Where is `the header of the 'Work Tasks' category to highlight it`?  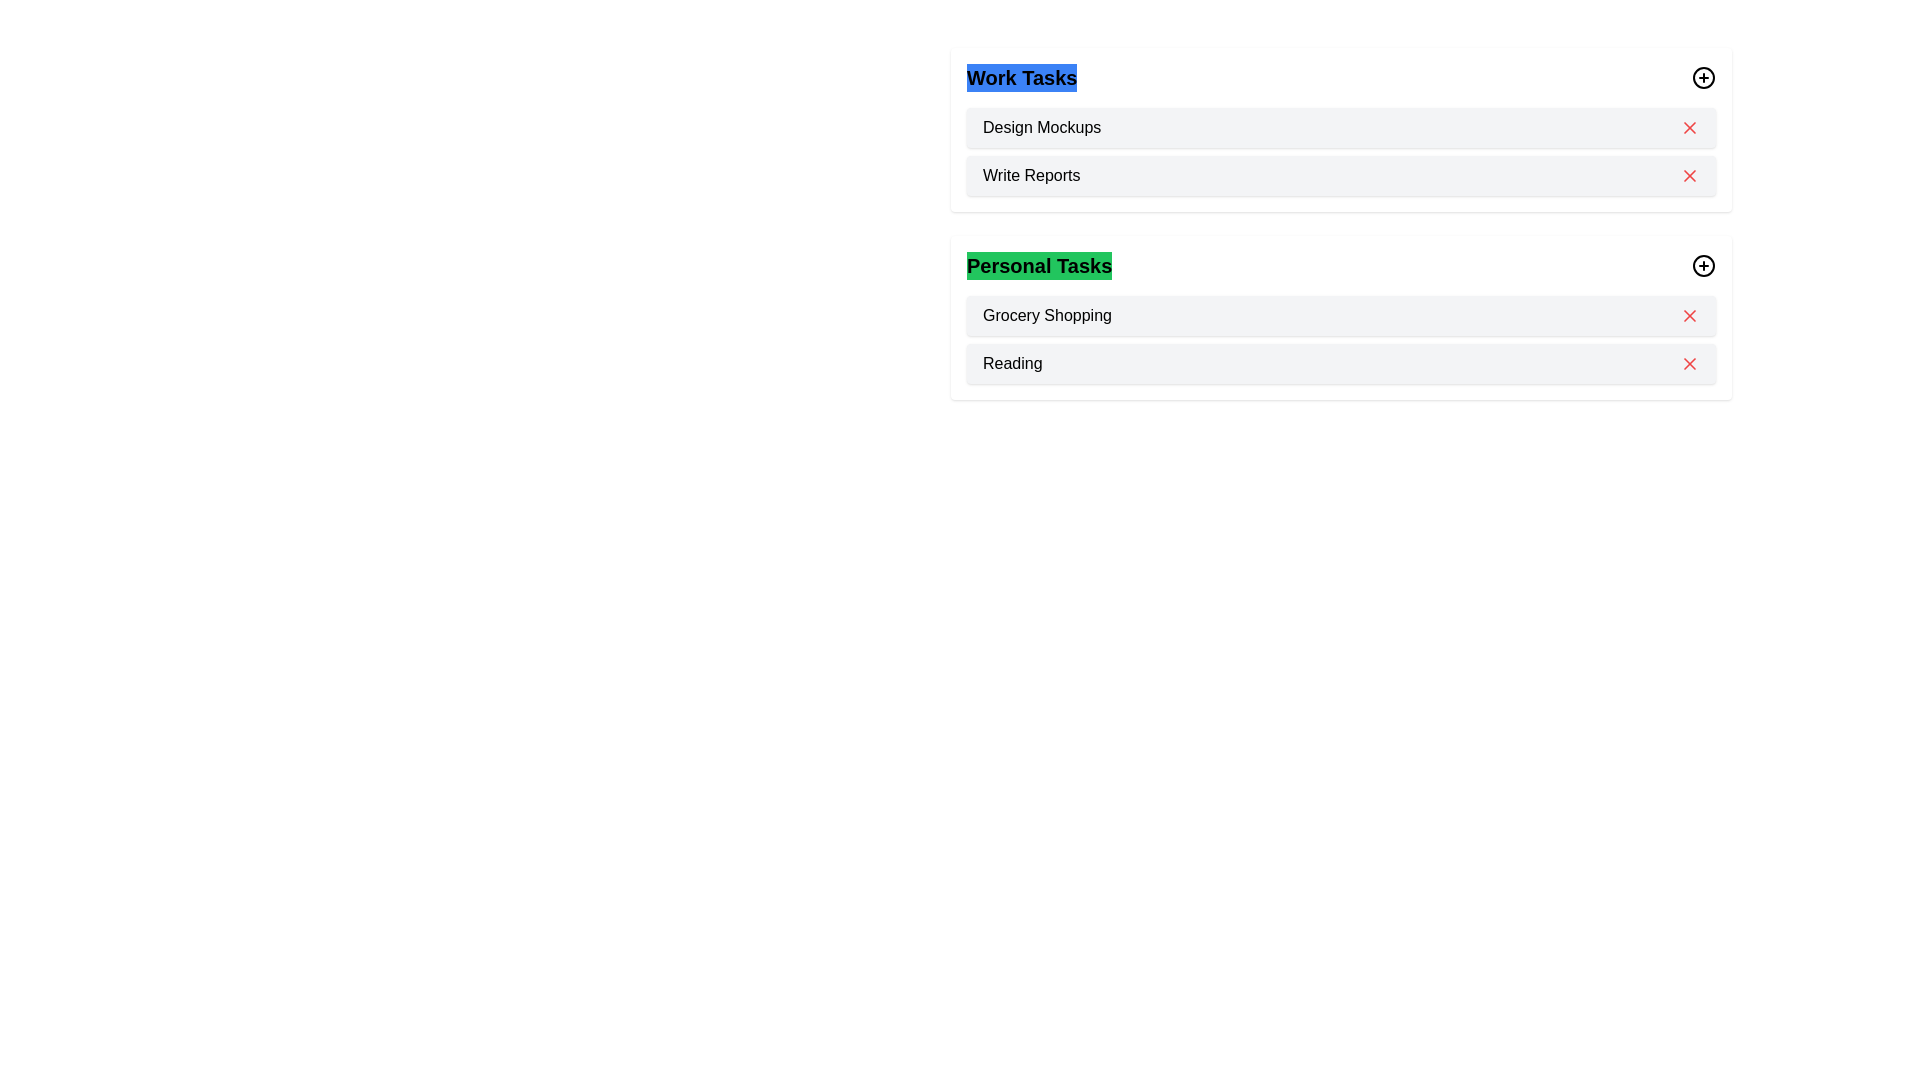
the header of the 'Work Tasks' category to highlight it is located at coordinates (1022, 76).